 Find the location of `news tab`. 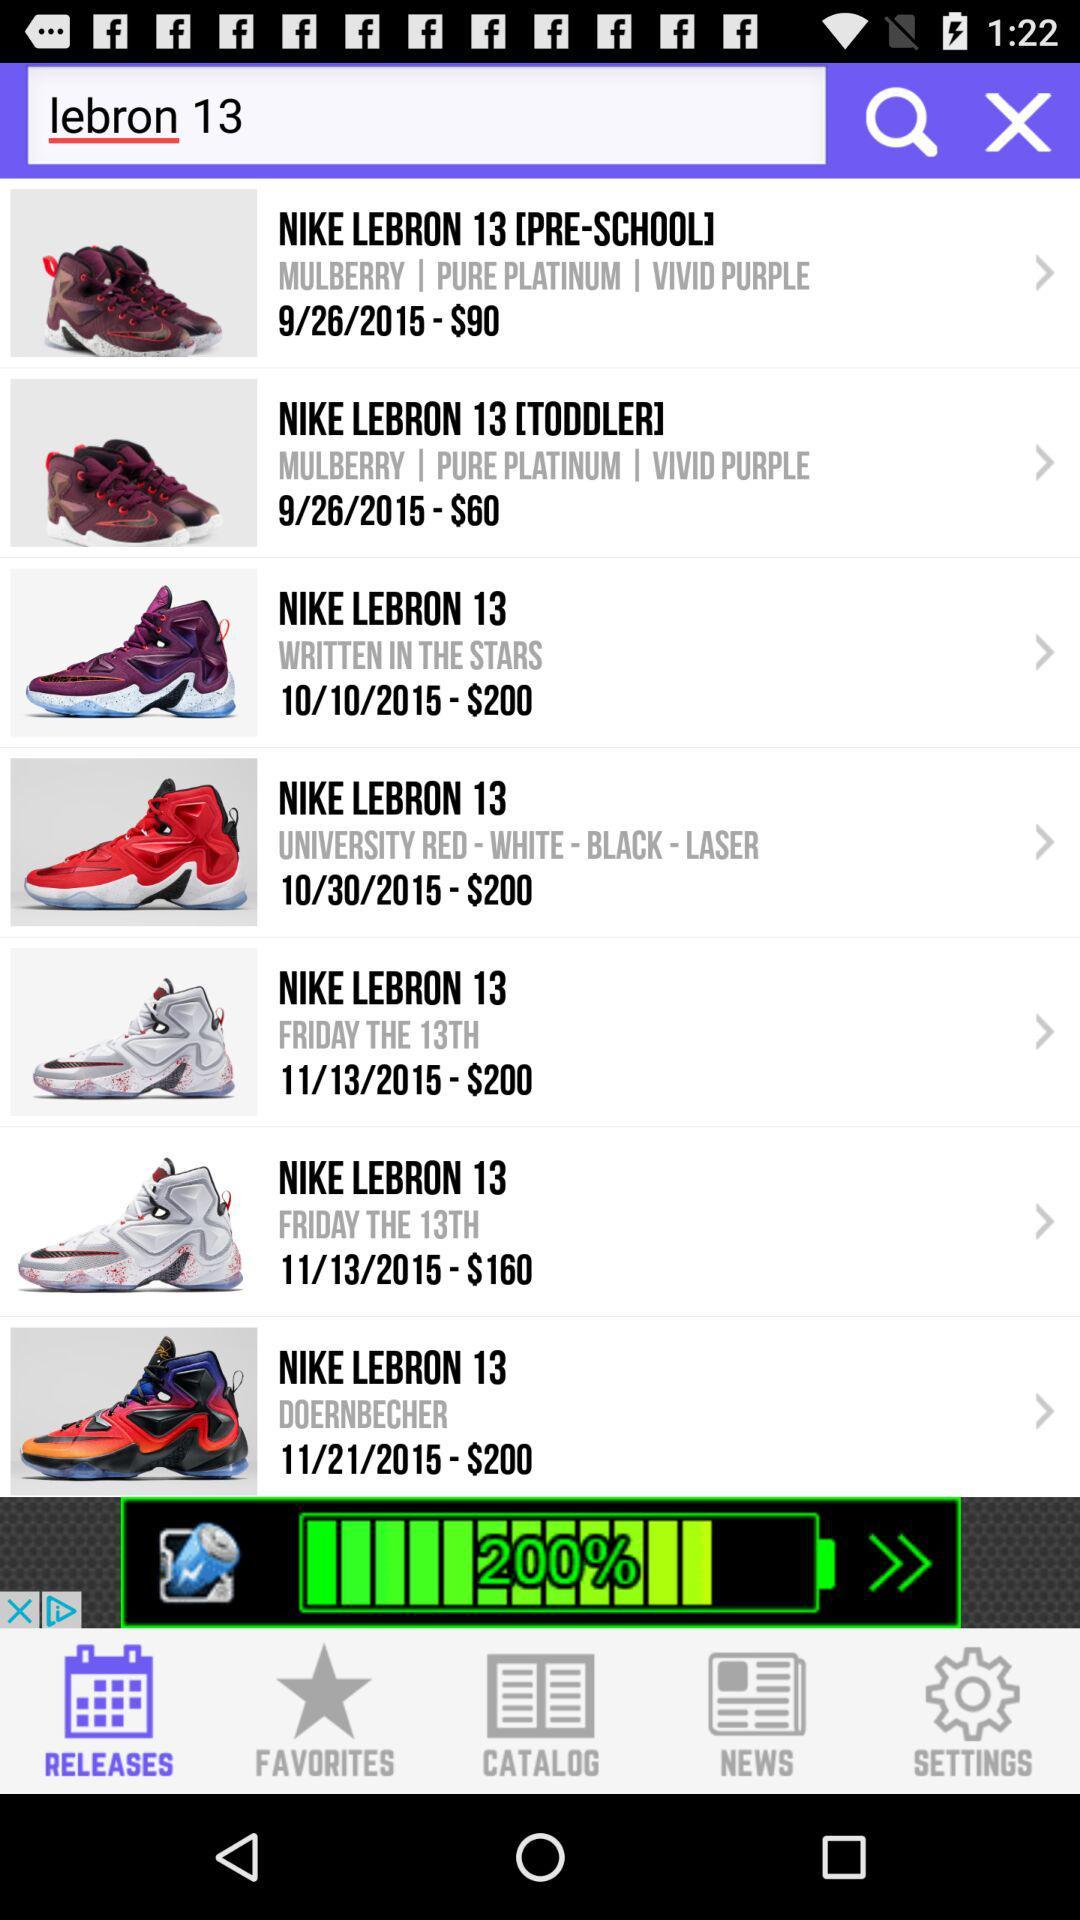

news tab is located at coordinates (756, 1710).